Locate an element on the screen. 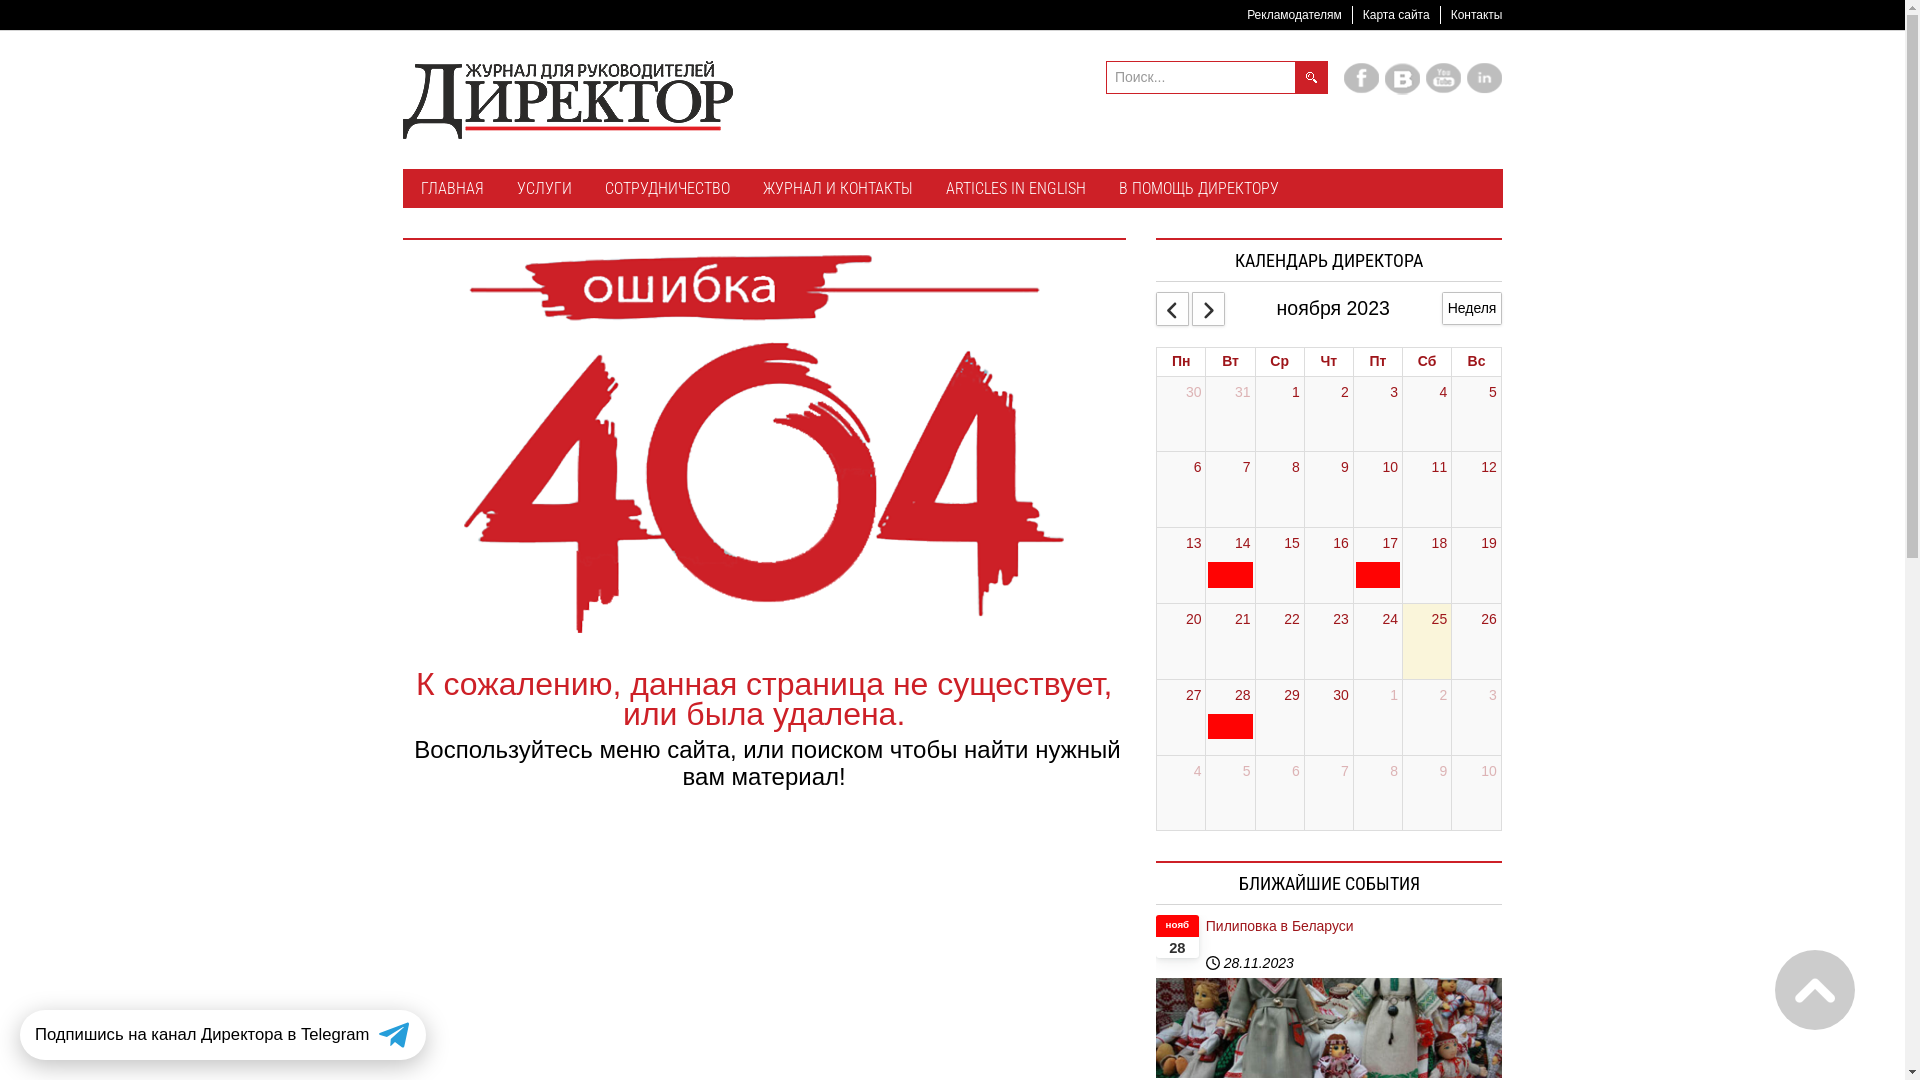  '27' is located at coordinates (1194, 694).